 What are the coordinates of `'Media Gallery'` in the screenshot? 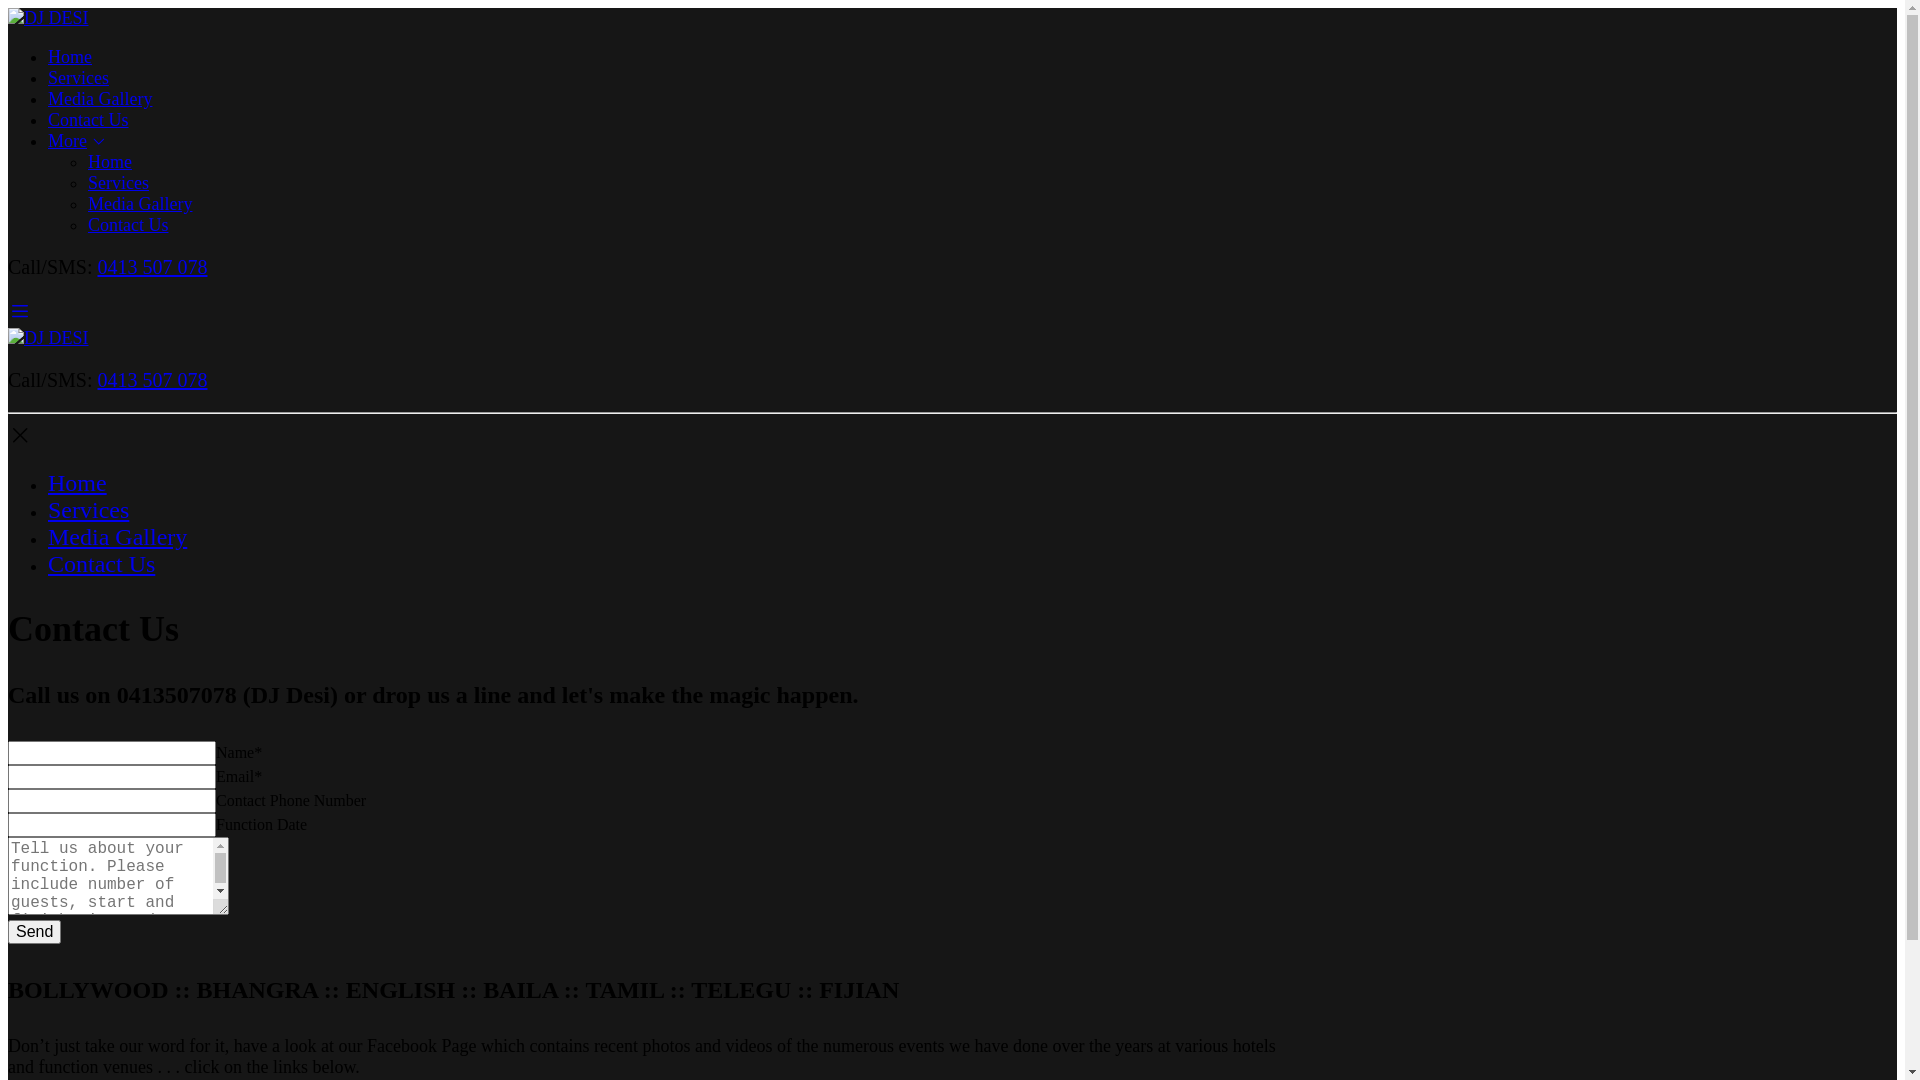 It's located at (116, 535).